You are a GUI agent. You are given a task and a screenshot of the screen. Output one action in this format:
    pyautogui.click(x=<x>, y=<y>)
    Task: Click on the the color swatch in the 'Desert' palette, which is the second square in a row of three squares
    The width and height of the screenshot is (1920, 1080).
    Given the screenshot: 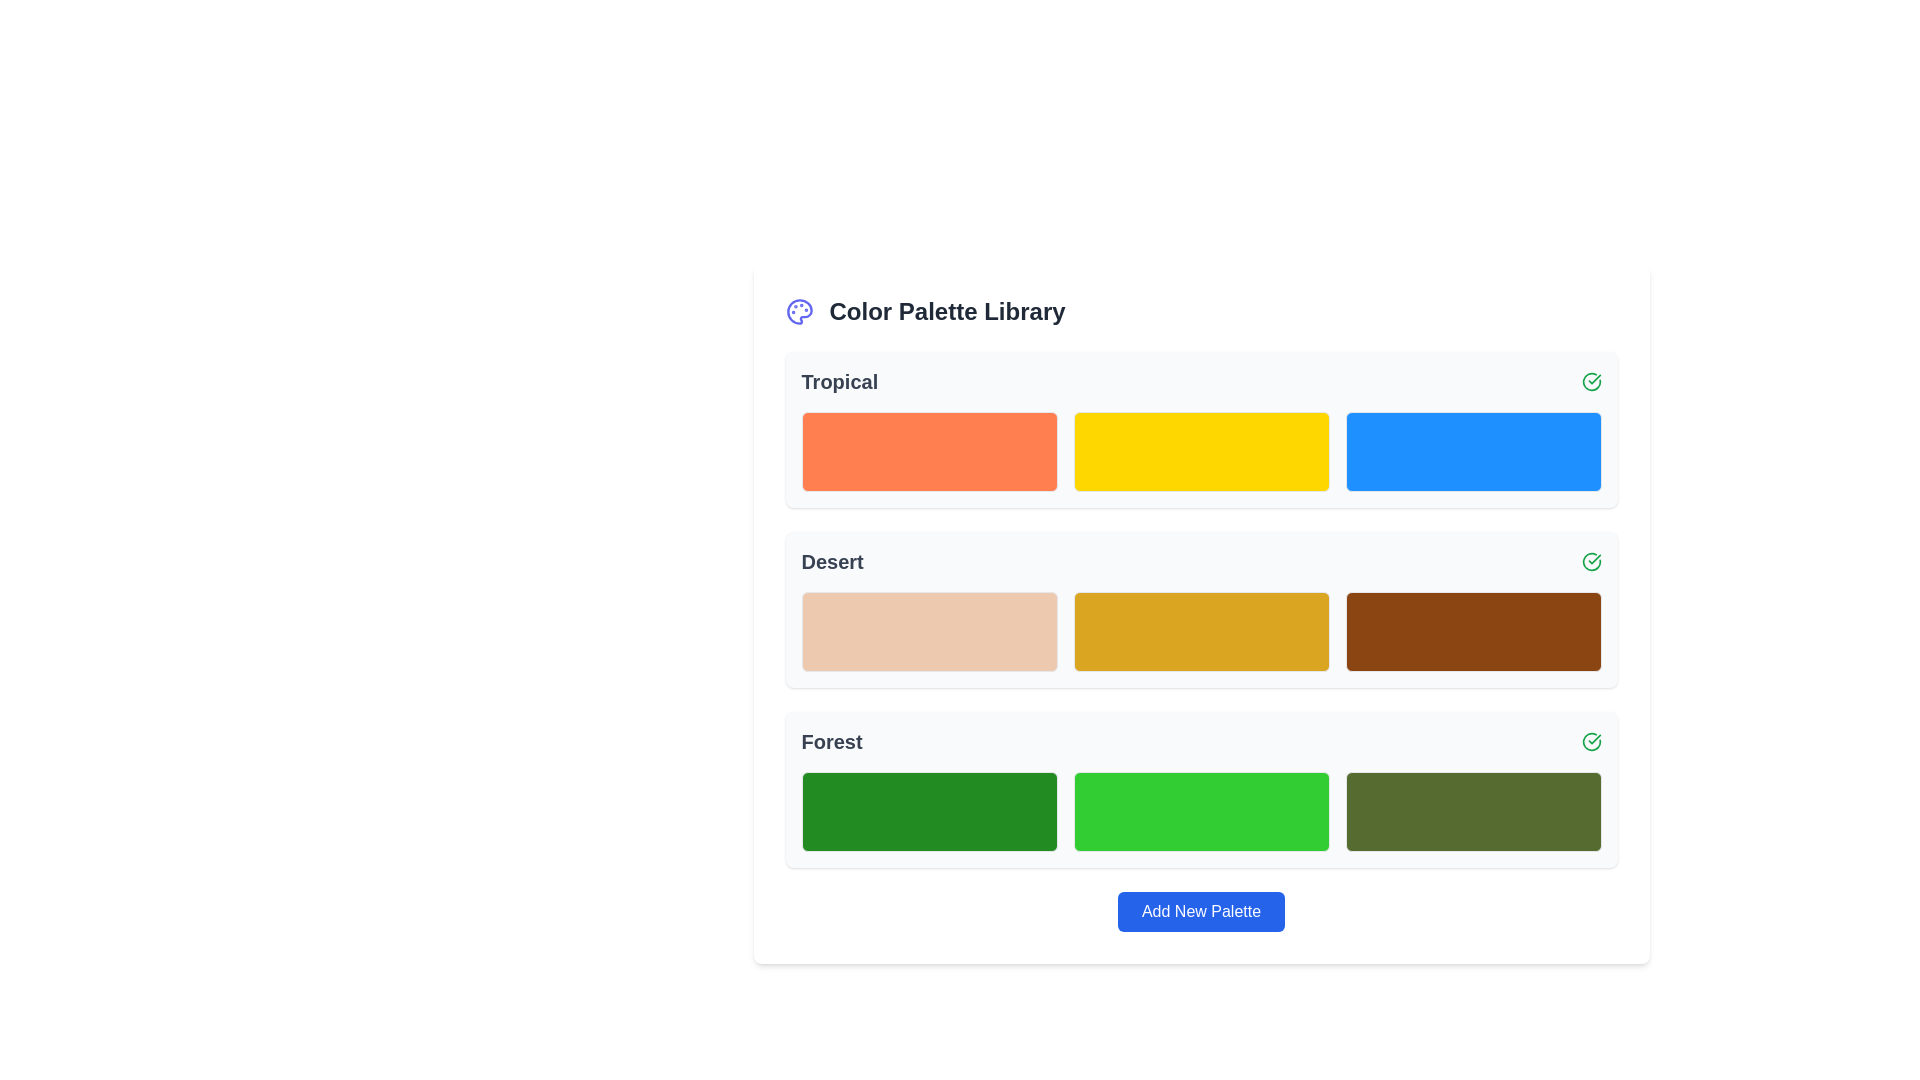 What is the action you would take?
    pyautogui.click(x=1200, y=632)
    